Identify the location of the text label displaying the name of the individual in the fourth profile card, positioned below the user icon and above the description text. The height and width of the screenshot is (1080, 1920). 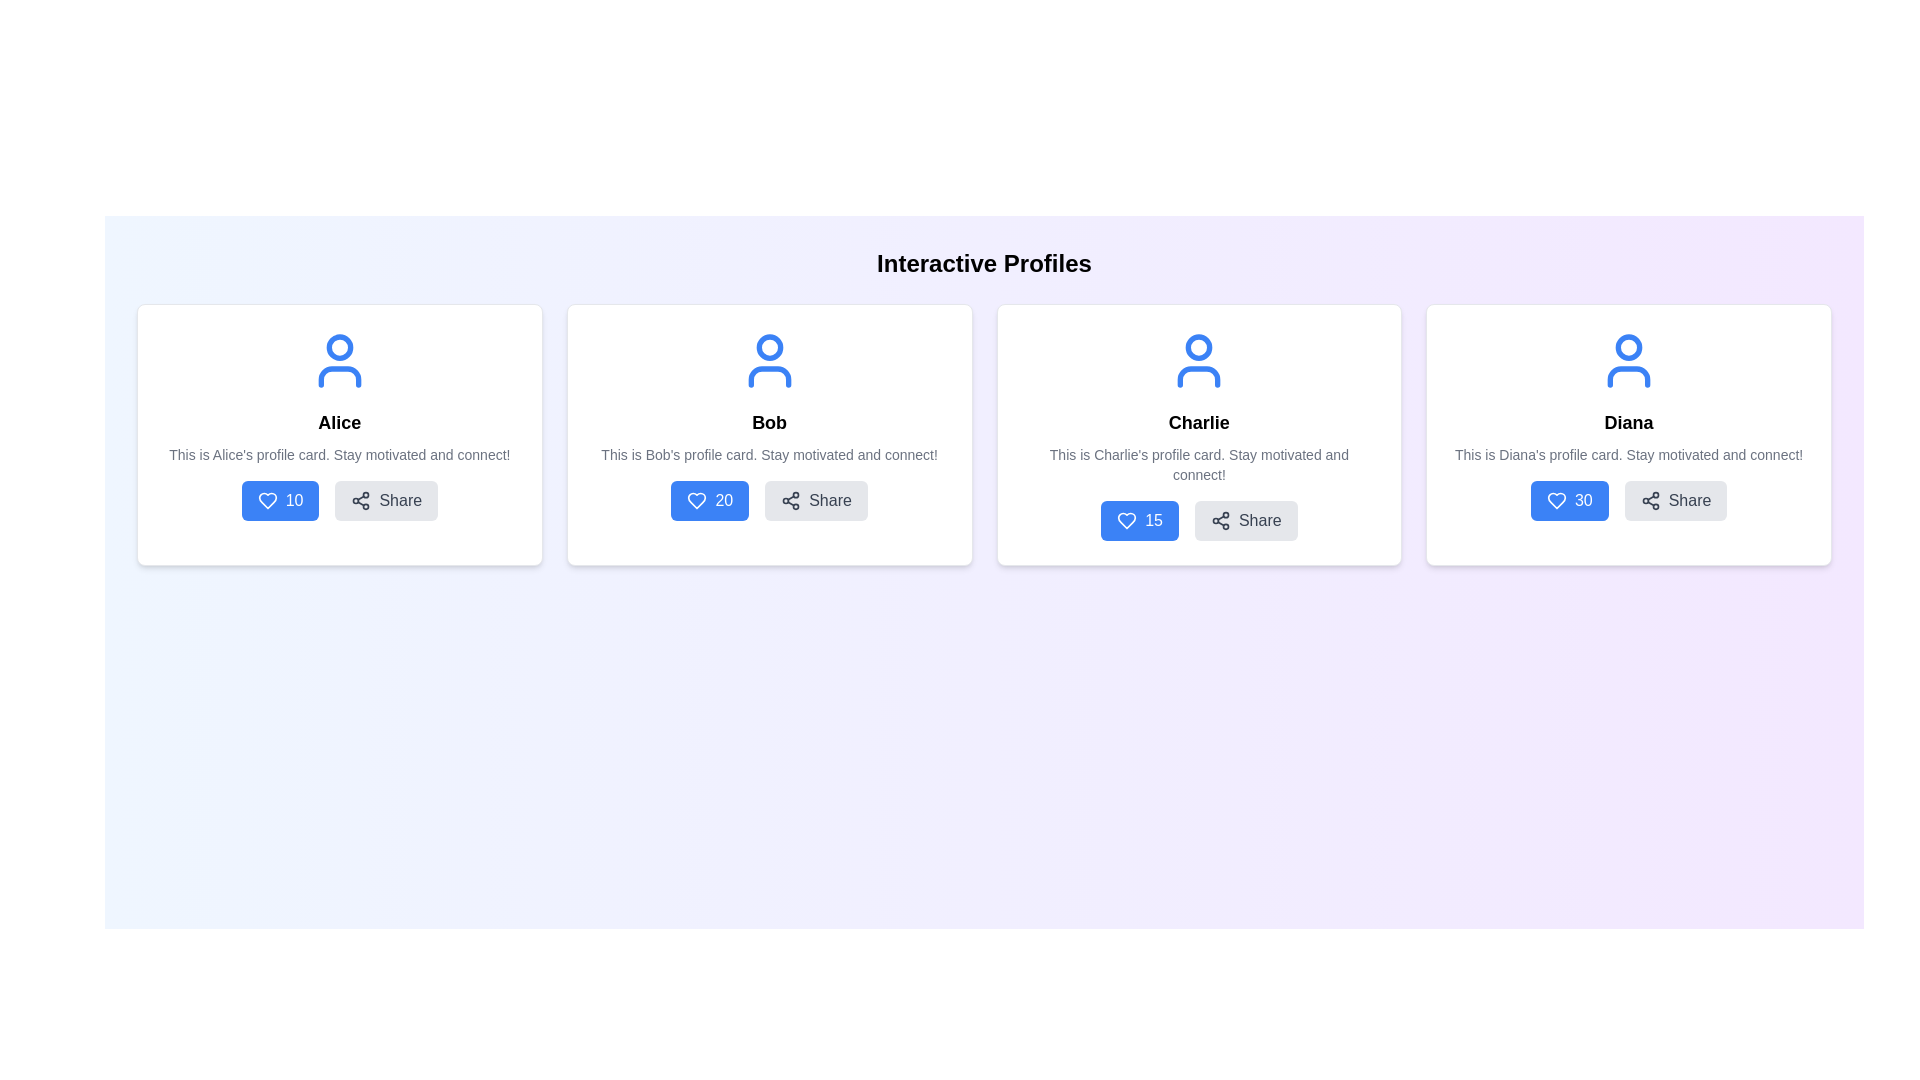
(1629, 422).